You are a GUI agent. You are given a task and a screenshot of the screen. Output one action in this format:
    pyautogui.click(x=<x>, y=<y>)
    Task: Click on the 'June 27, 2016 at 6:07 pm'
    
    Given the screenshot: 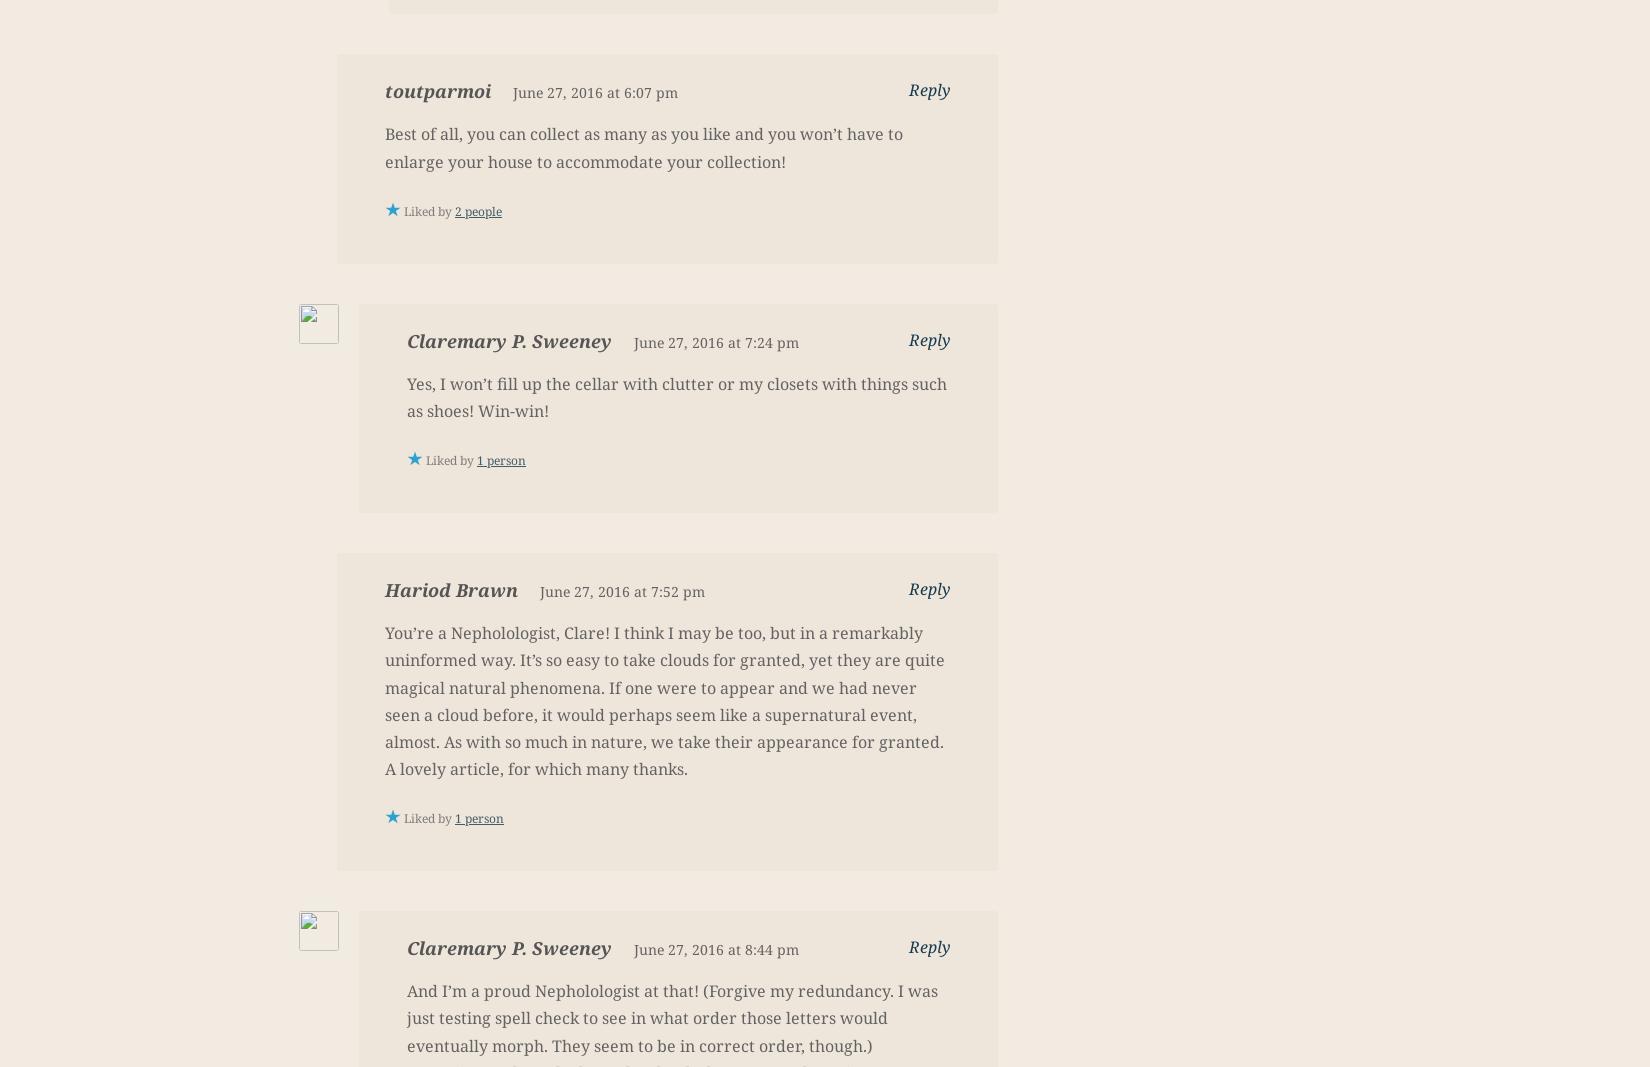 What is the action you would take?
    pyautogui.click(x=594, y=91)
    